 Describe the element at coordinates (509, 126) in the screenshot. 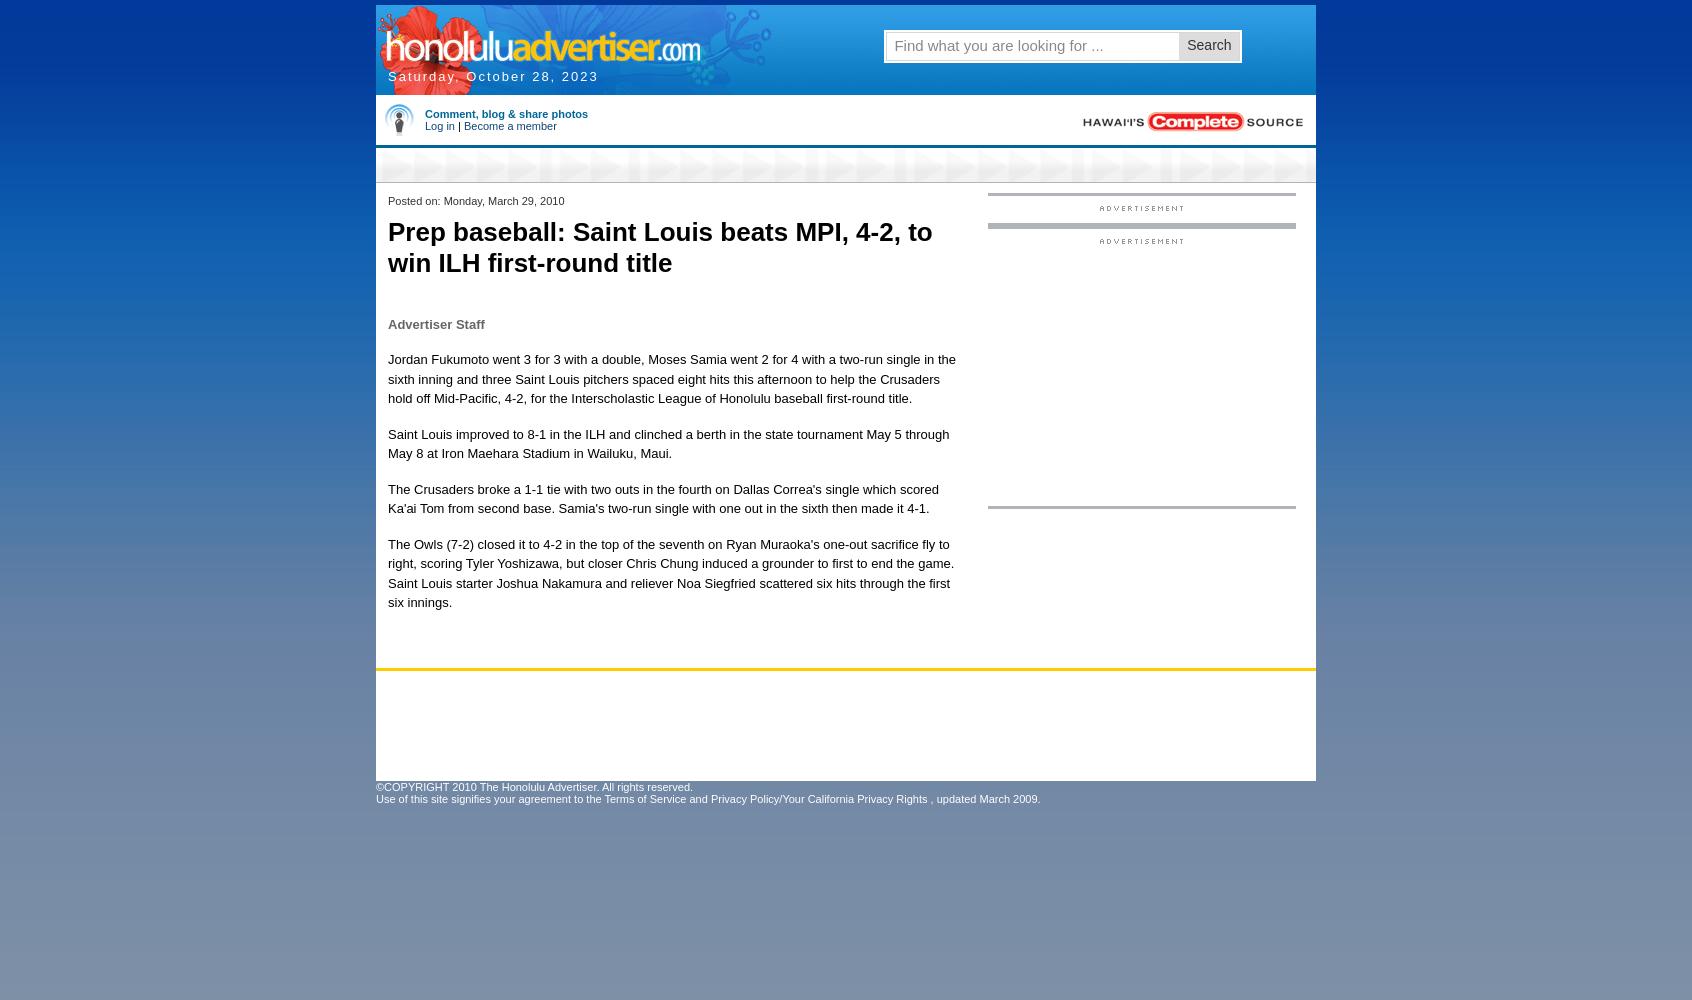

I see `'Become a member'` at that location.